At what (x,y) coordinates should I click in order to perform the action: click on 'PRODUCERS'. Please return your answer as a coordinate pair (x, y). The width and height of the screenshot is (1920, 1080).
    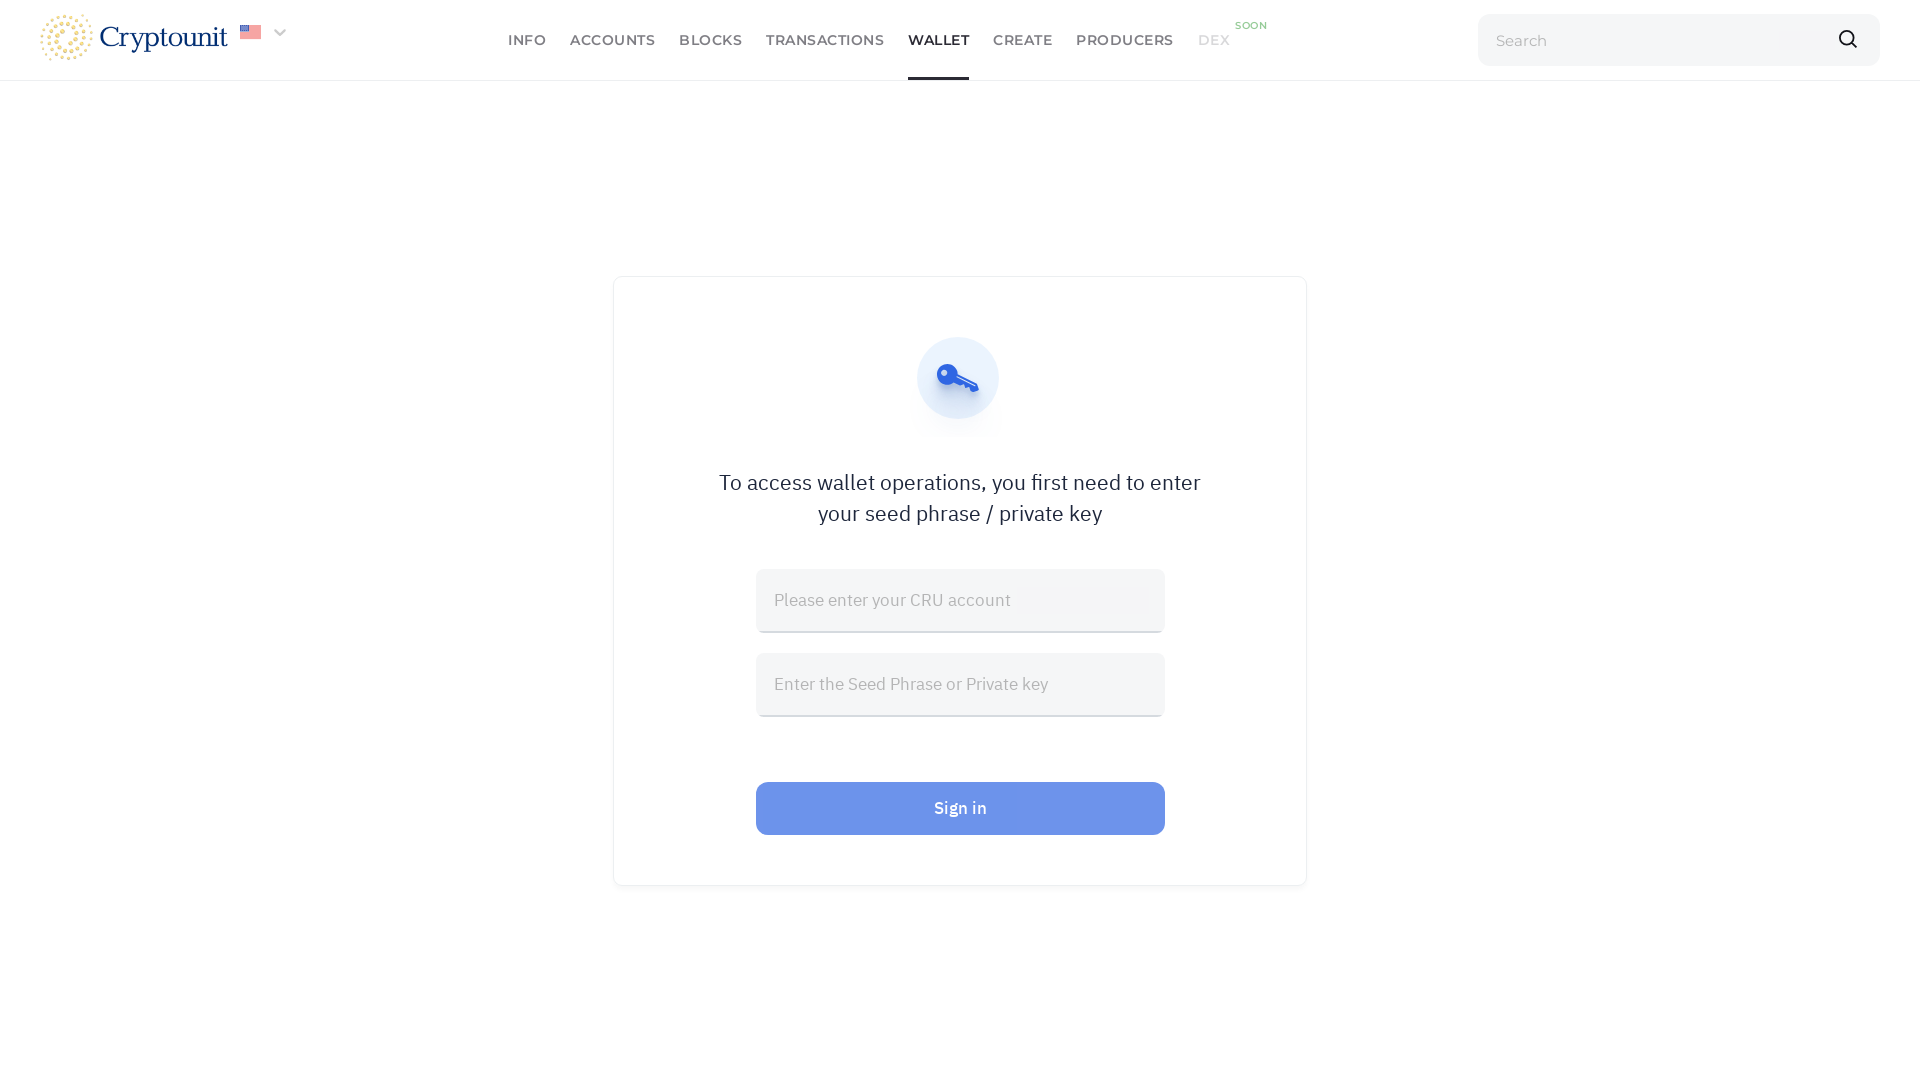
    Looking at the image, I should click on (1124, 39).